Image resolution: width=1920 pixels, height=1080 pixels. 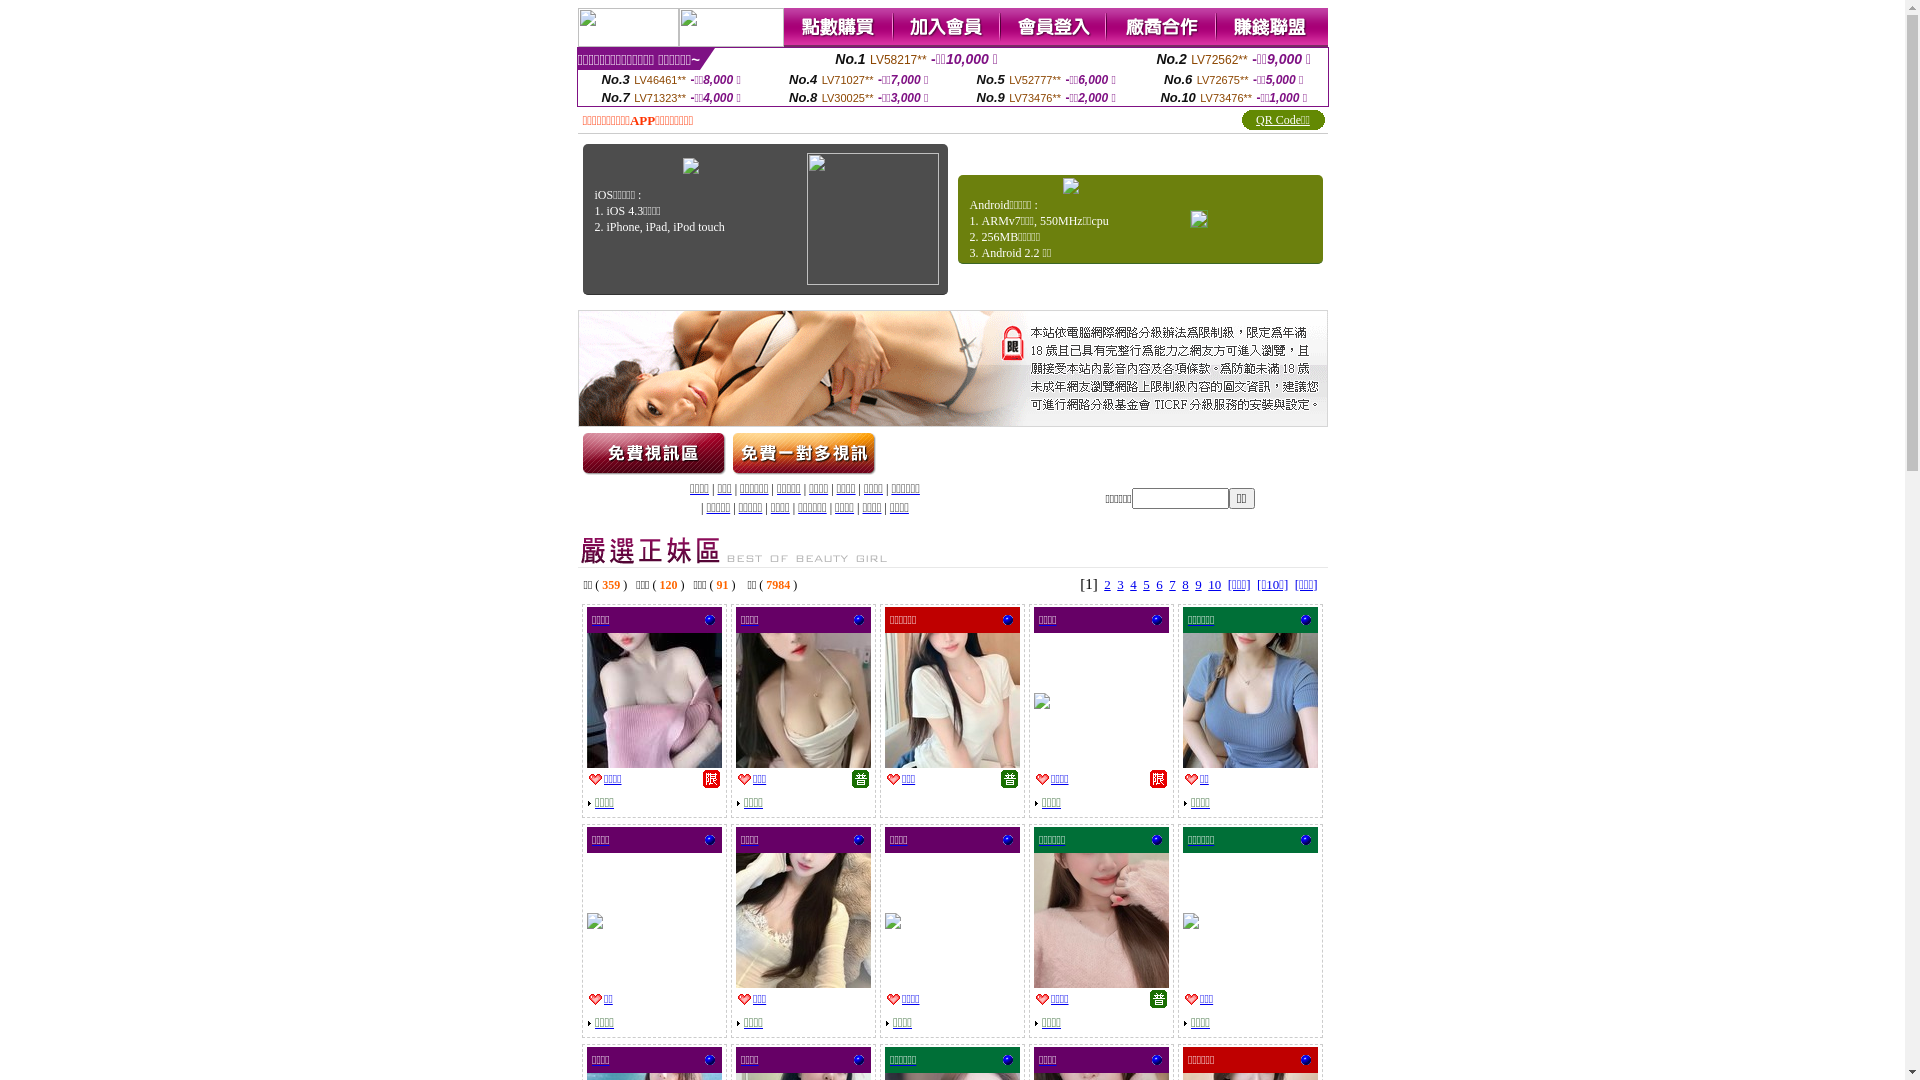 What do you see at coordinates (1103, 584) in the screenshot?
I see `'2'` at bounding box center [1103, 584].